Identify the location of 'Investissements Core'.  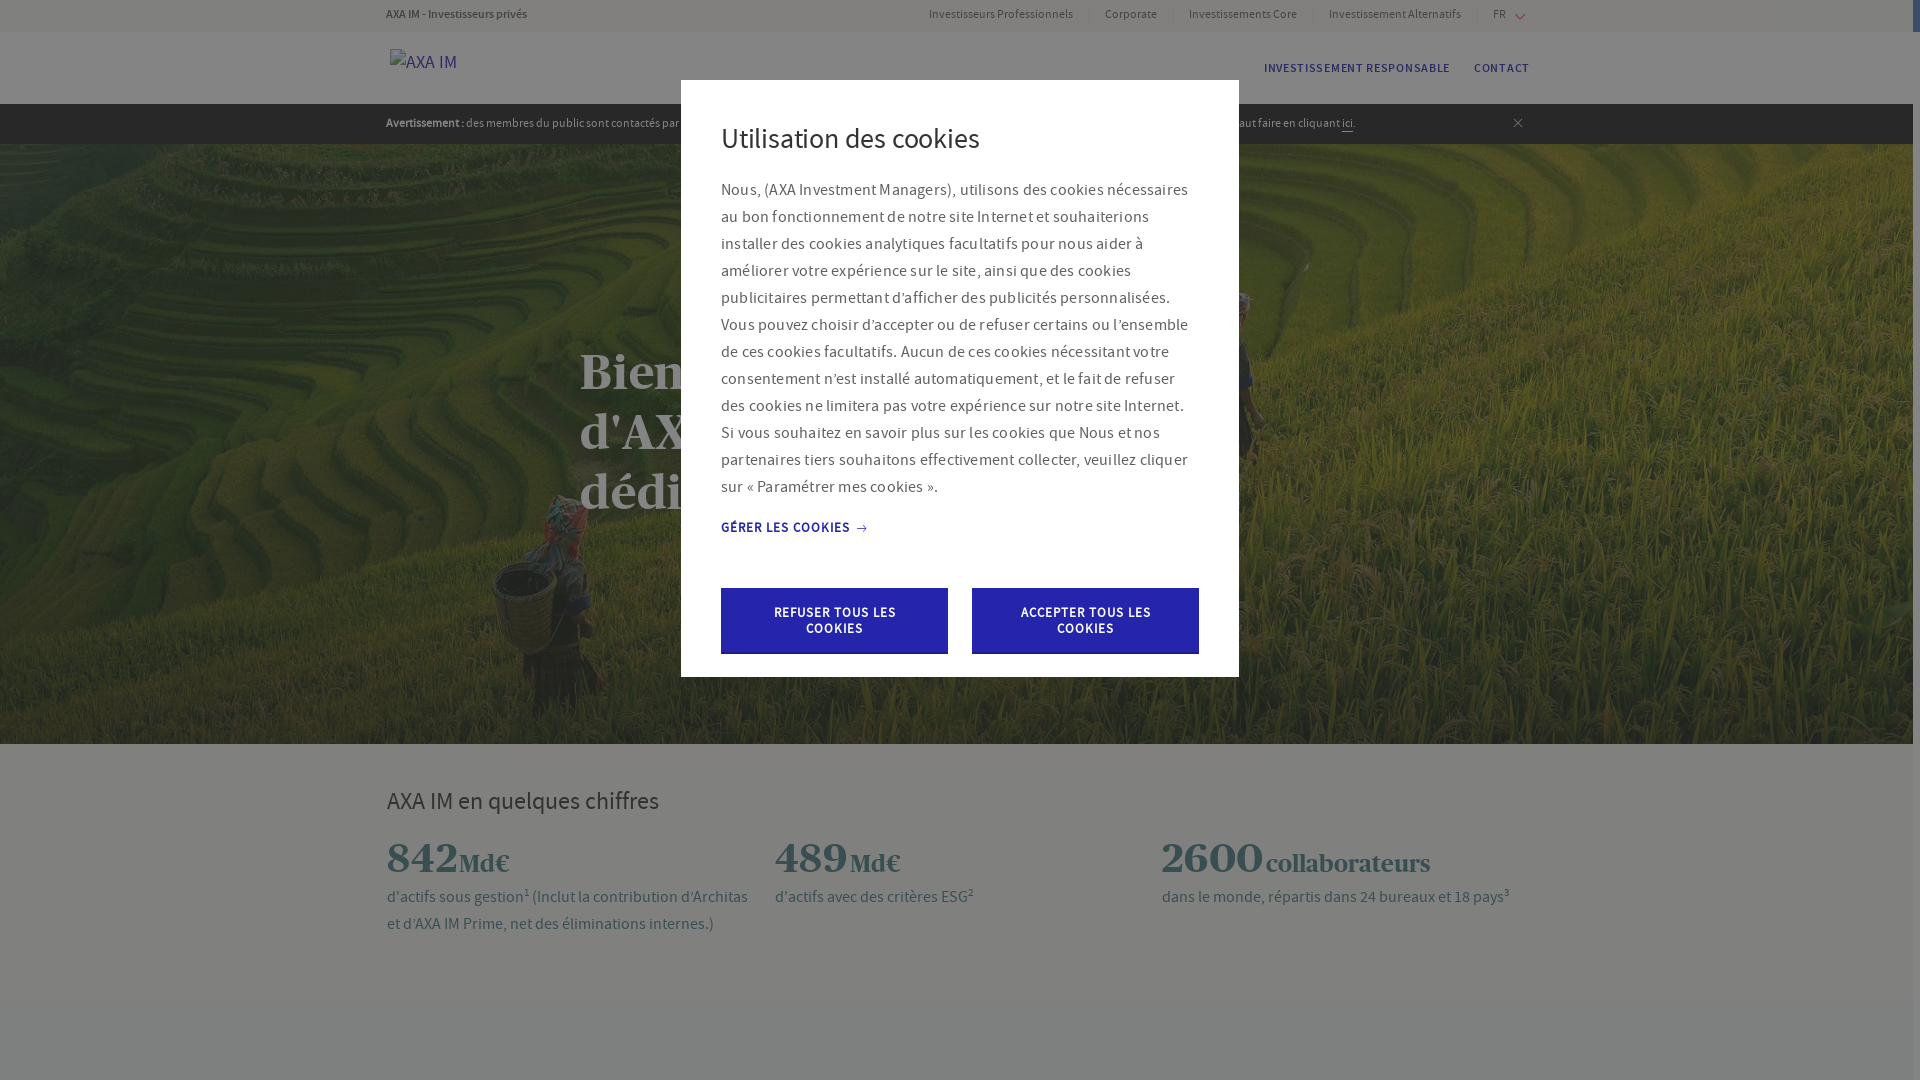
(1242, 15).